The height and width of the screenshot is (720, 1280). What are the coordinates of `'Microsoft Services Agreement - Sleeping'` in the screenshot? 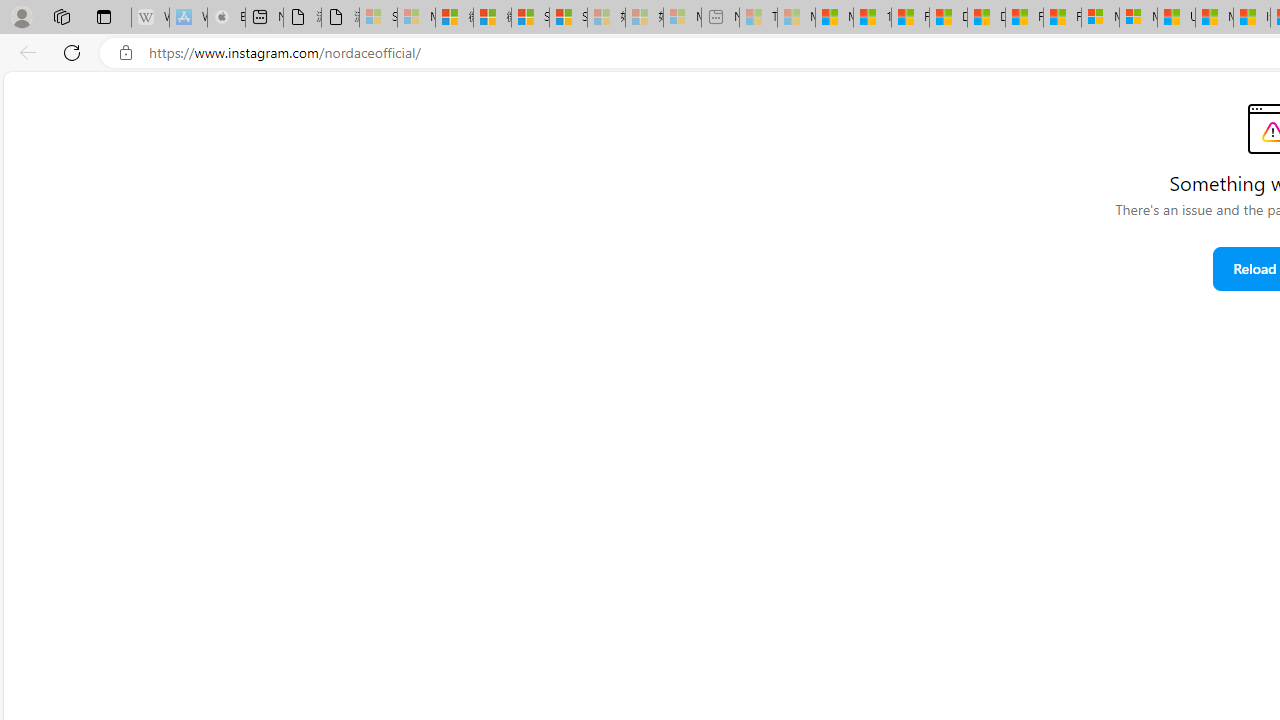 It's located at (415, 17).